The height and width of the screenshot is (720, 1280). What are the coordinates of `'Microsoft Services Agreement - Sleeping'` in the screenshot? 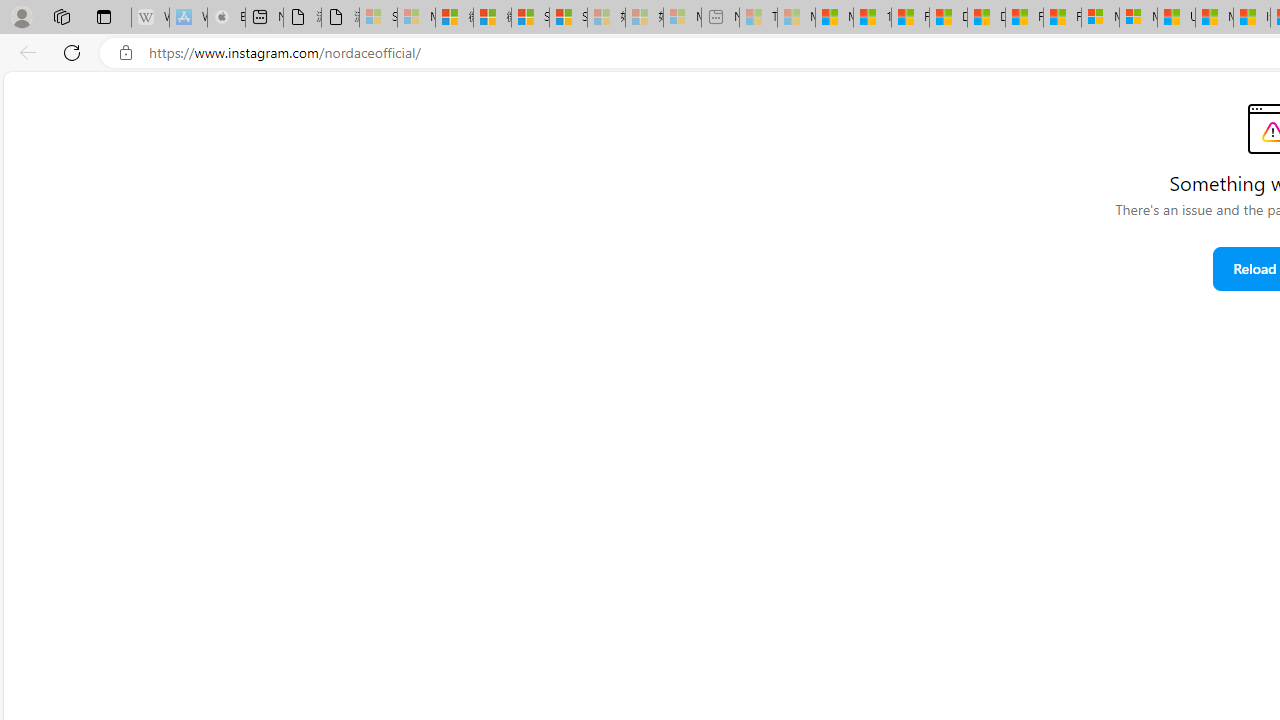 It's located at (415, 17).